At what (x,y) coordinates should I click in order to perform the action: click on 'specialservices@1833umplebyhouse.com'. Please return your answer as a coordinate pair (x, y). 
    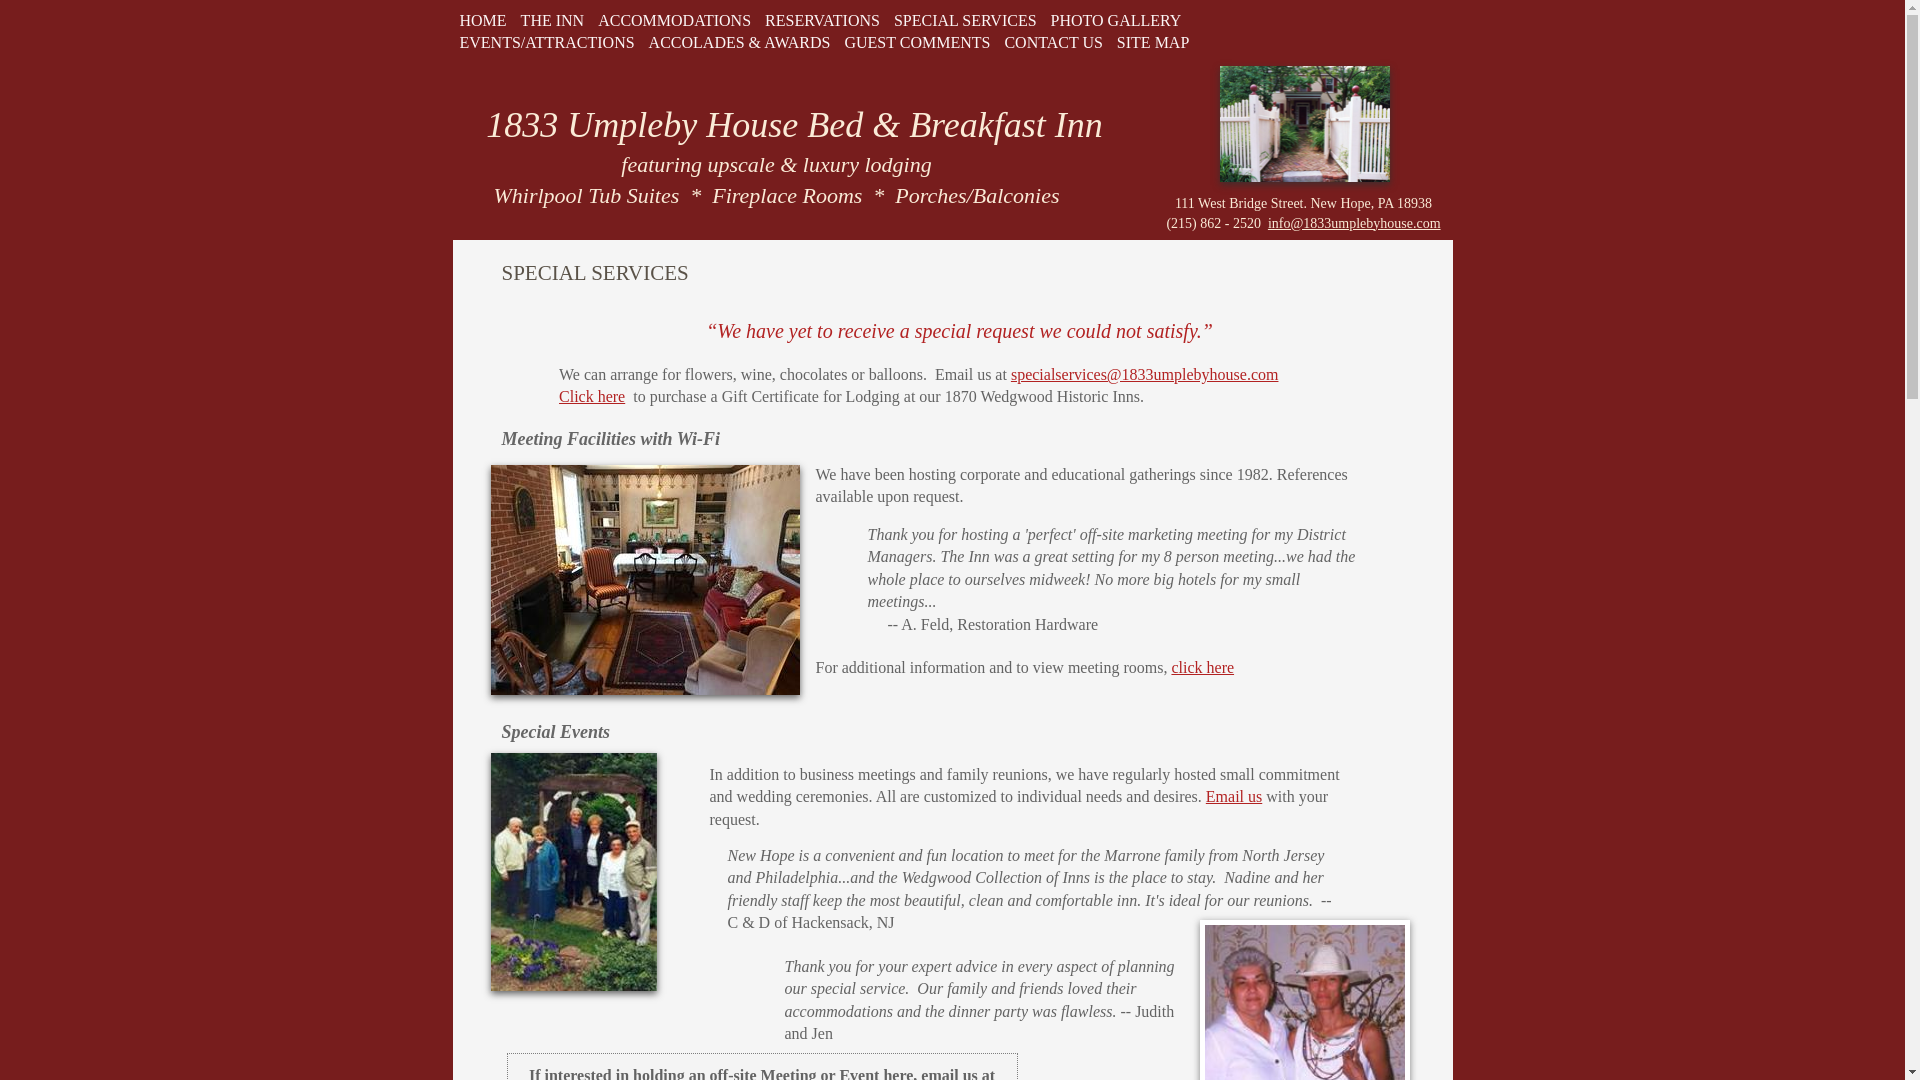
    Looking at the image, I should click on (1145, 374).